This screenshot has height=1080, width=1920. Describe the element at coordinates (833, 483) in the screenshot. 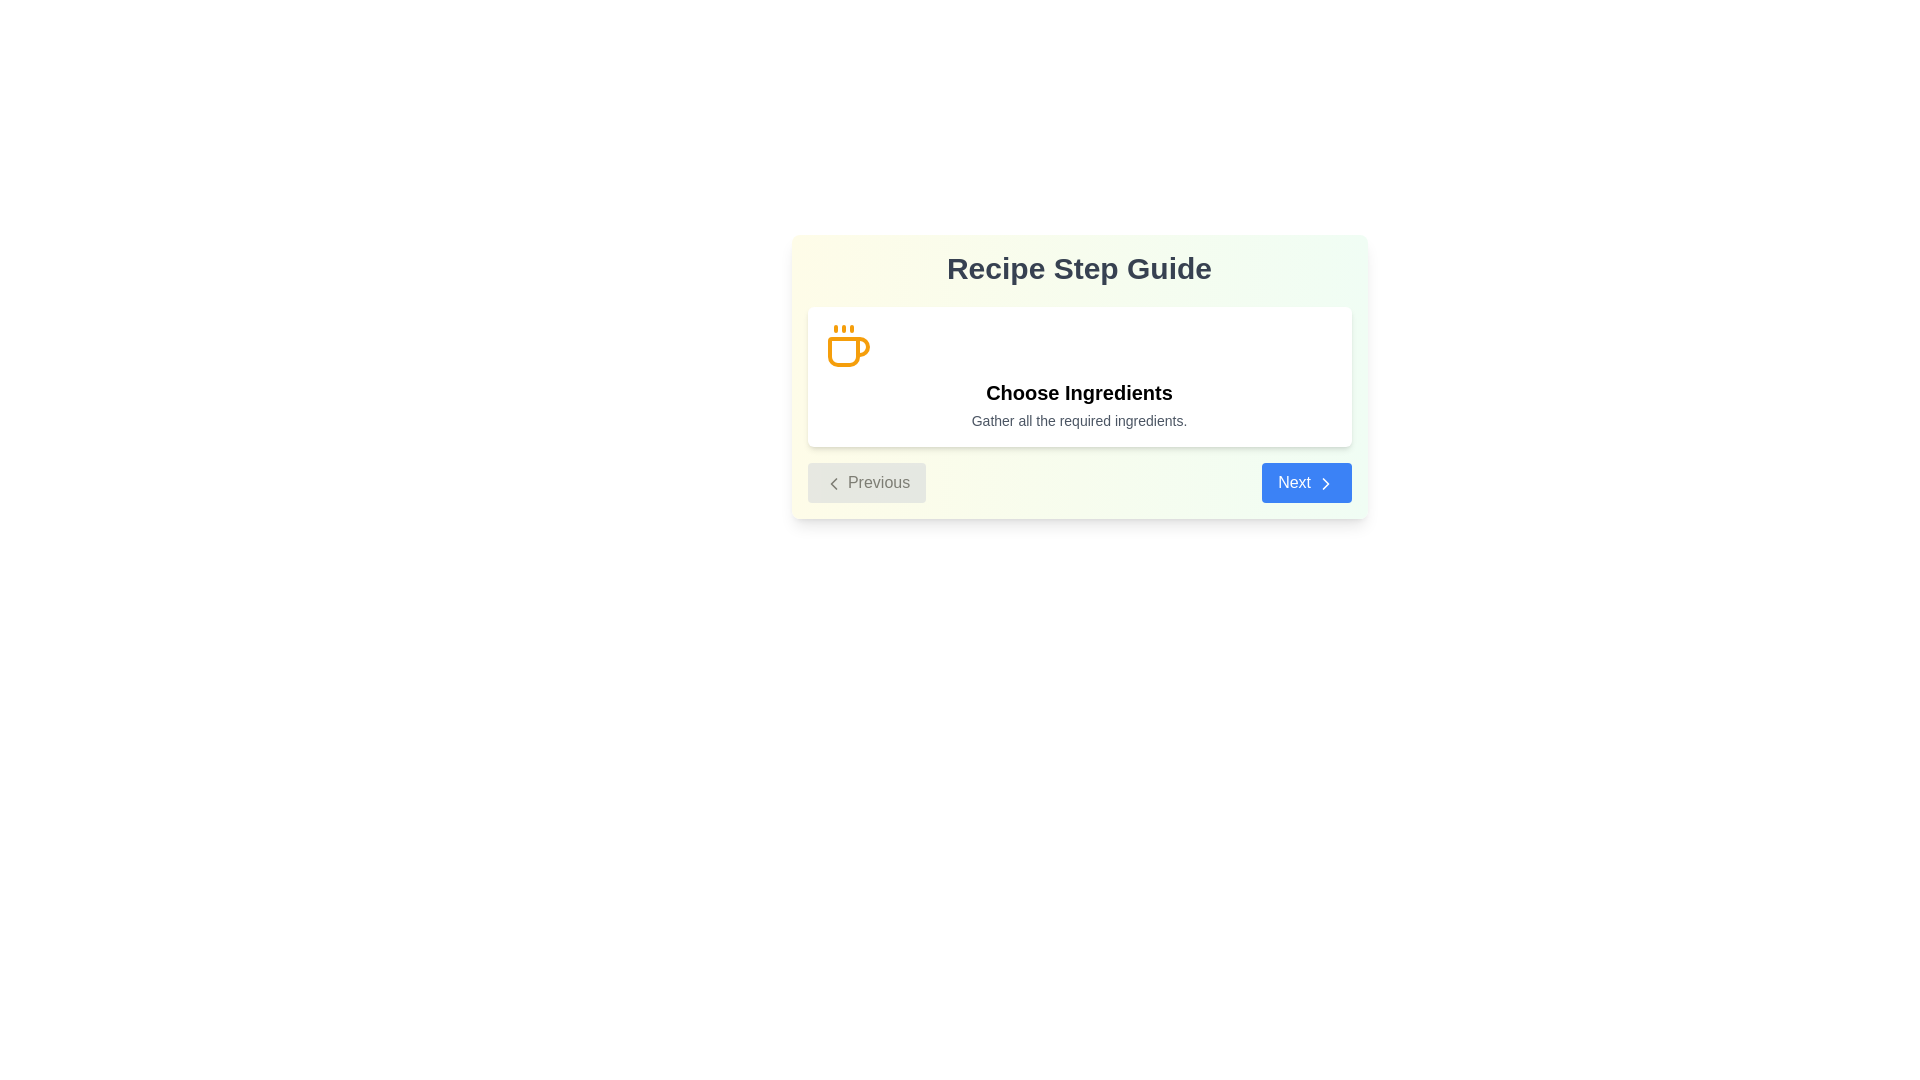

I see `the left-pointing chevron icon within the 'Previous' button located at the bottom left corner of the center panel` at that location.